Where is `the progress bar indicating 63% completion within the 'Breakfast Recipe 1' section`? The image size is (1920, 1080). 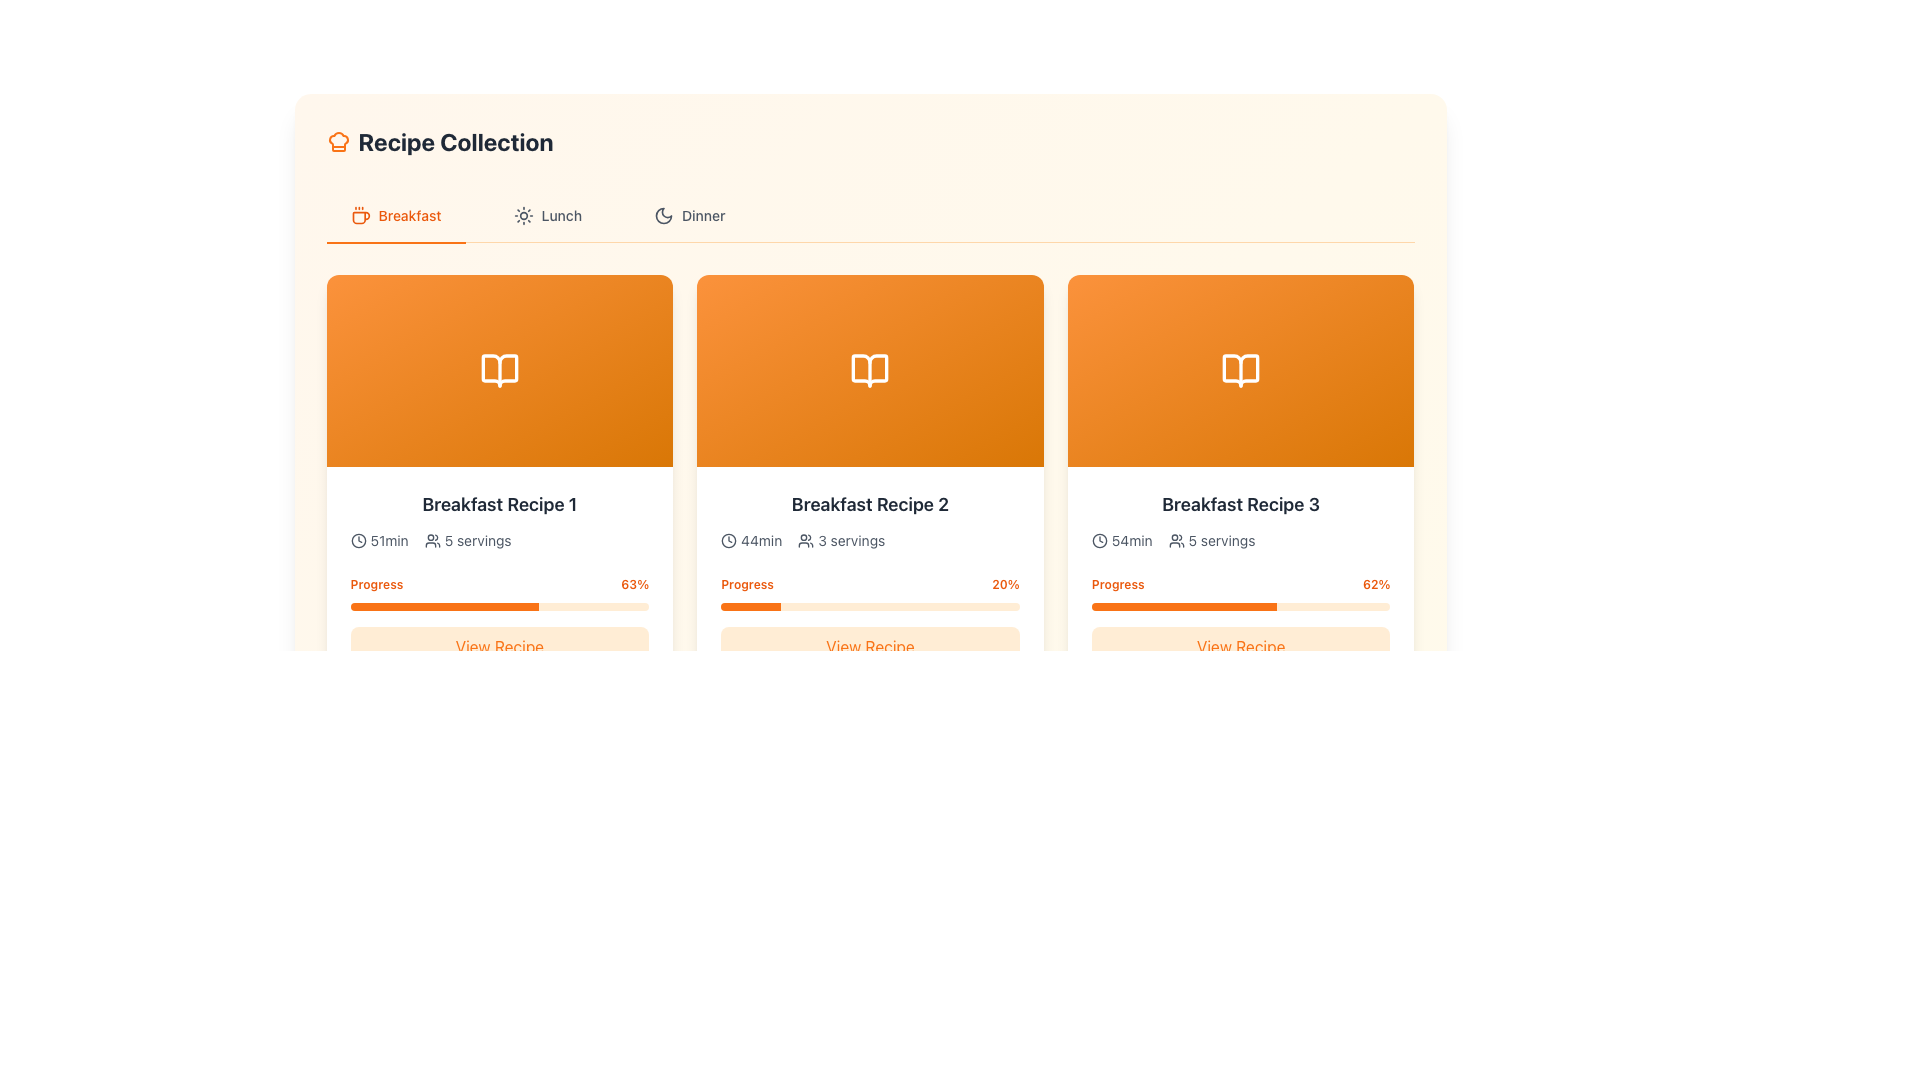 the progress bar indicating 63% completion within the 'Breakfast Recipe 1' section is located at coordinates (499, 588).